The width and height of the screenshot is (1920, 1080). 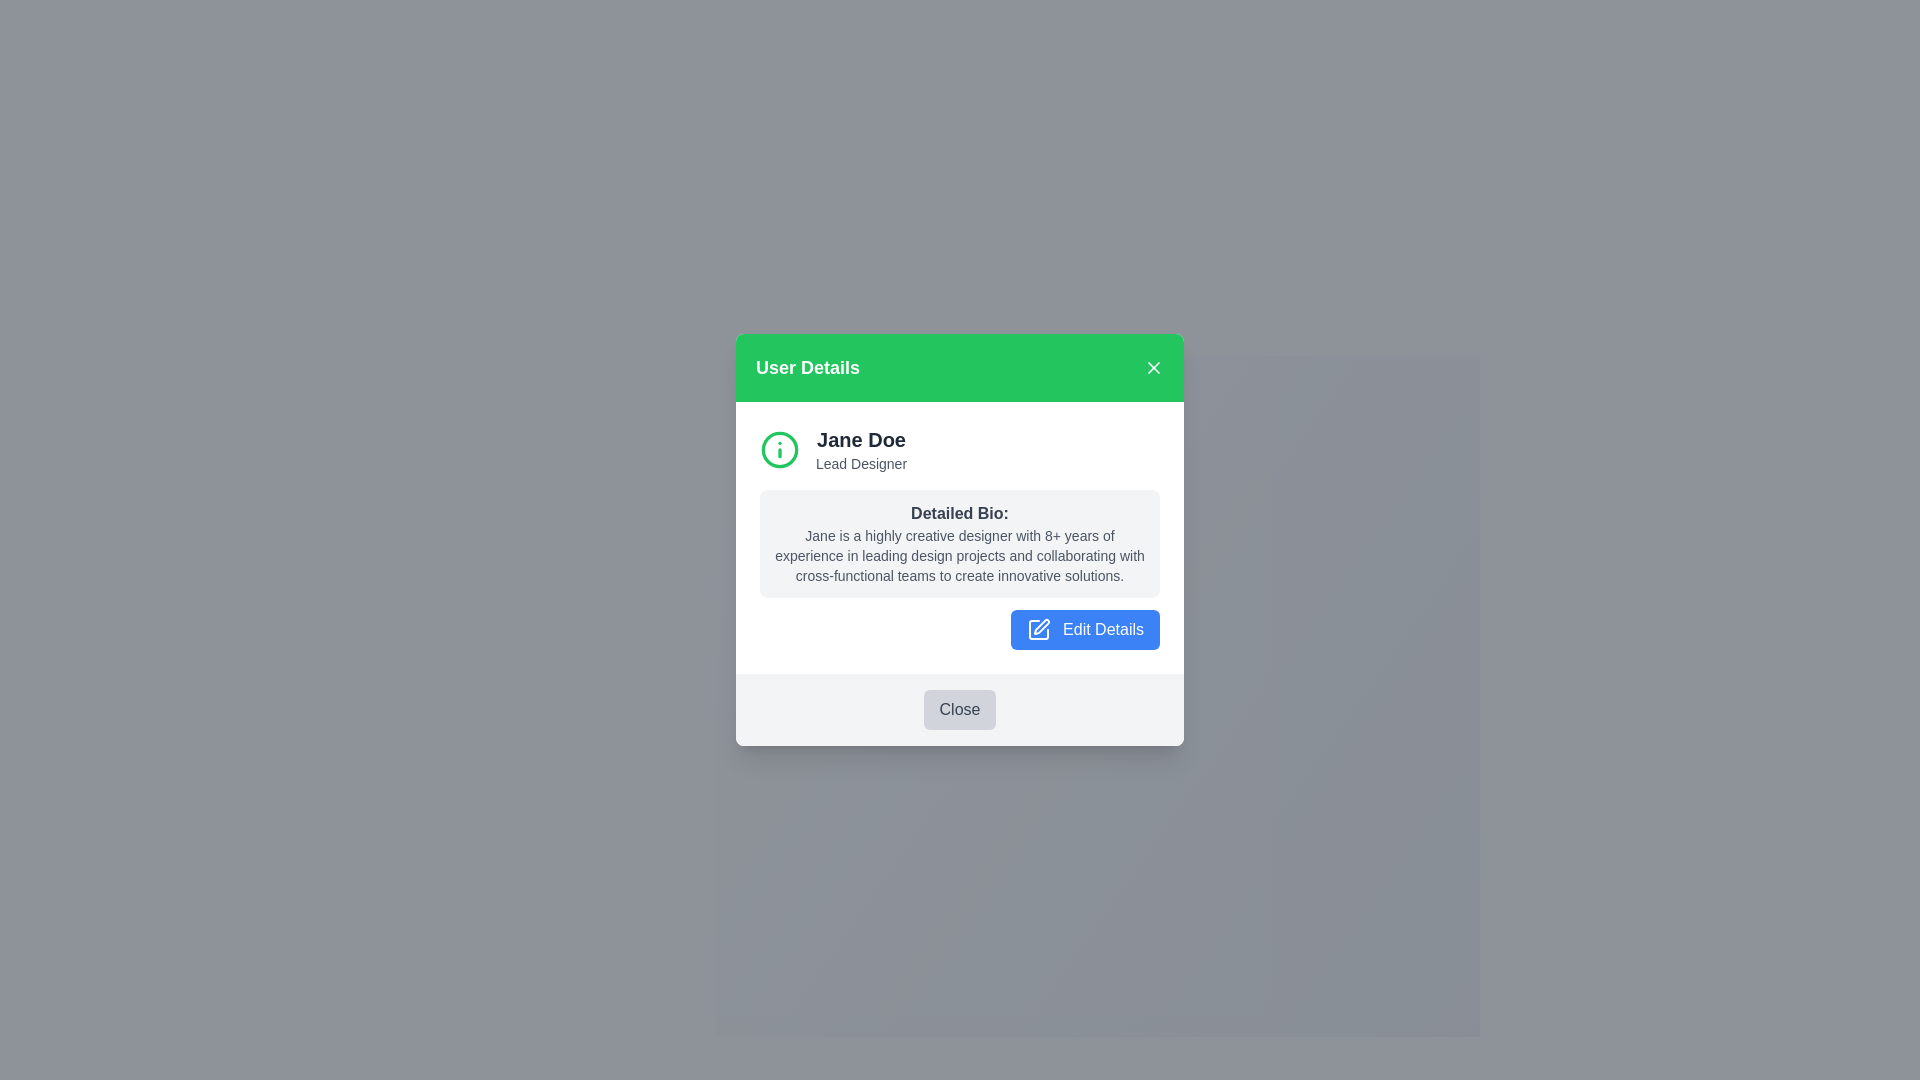 I want to click on the bold text label reading 'User Details' located in the header section of the modal, which is styled with a larger font size and white text on a green background, so click(x=807, y=367).